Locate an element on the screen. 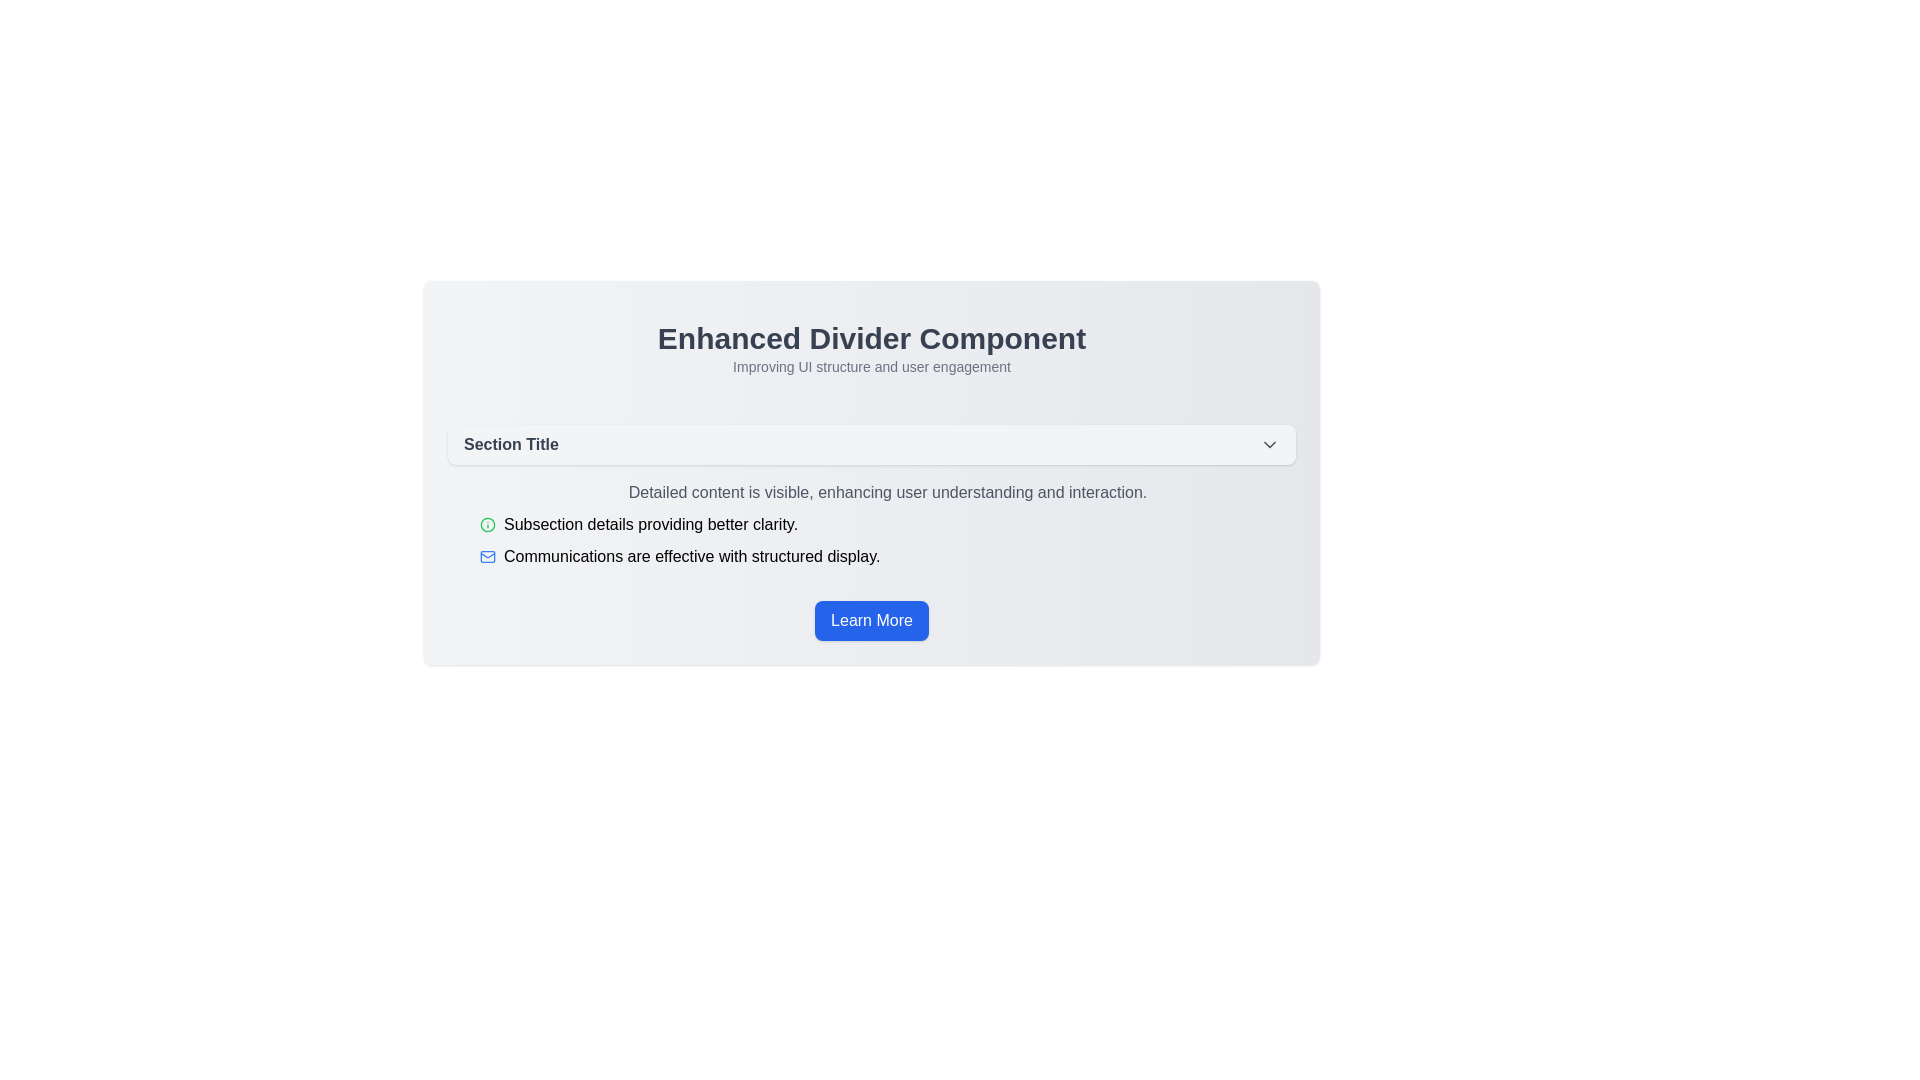 The height and width of the screenshot is (1080, 1920). the static text element that provides specific details related to the main section, located below the main section title and to the left of a small green informational icon is located at coordinates (651, 523).